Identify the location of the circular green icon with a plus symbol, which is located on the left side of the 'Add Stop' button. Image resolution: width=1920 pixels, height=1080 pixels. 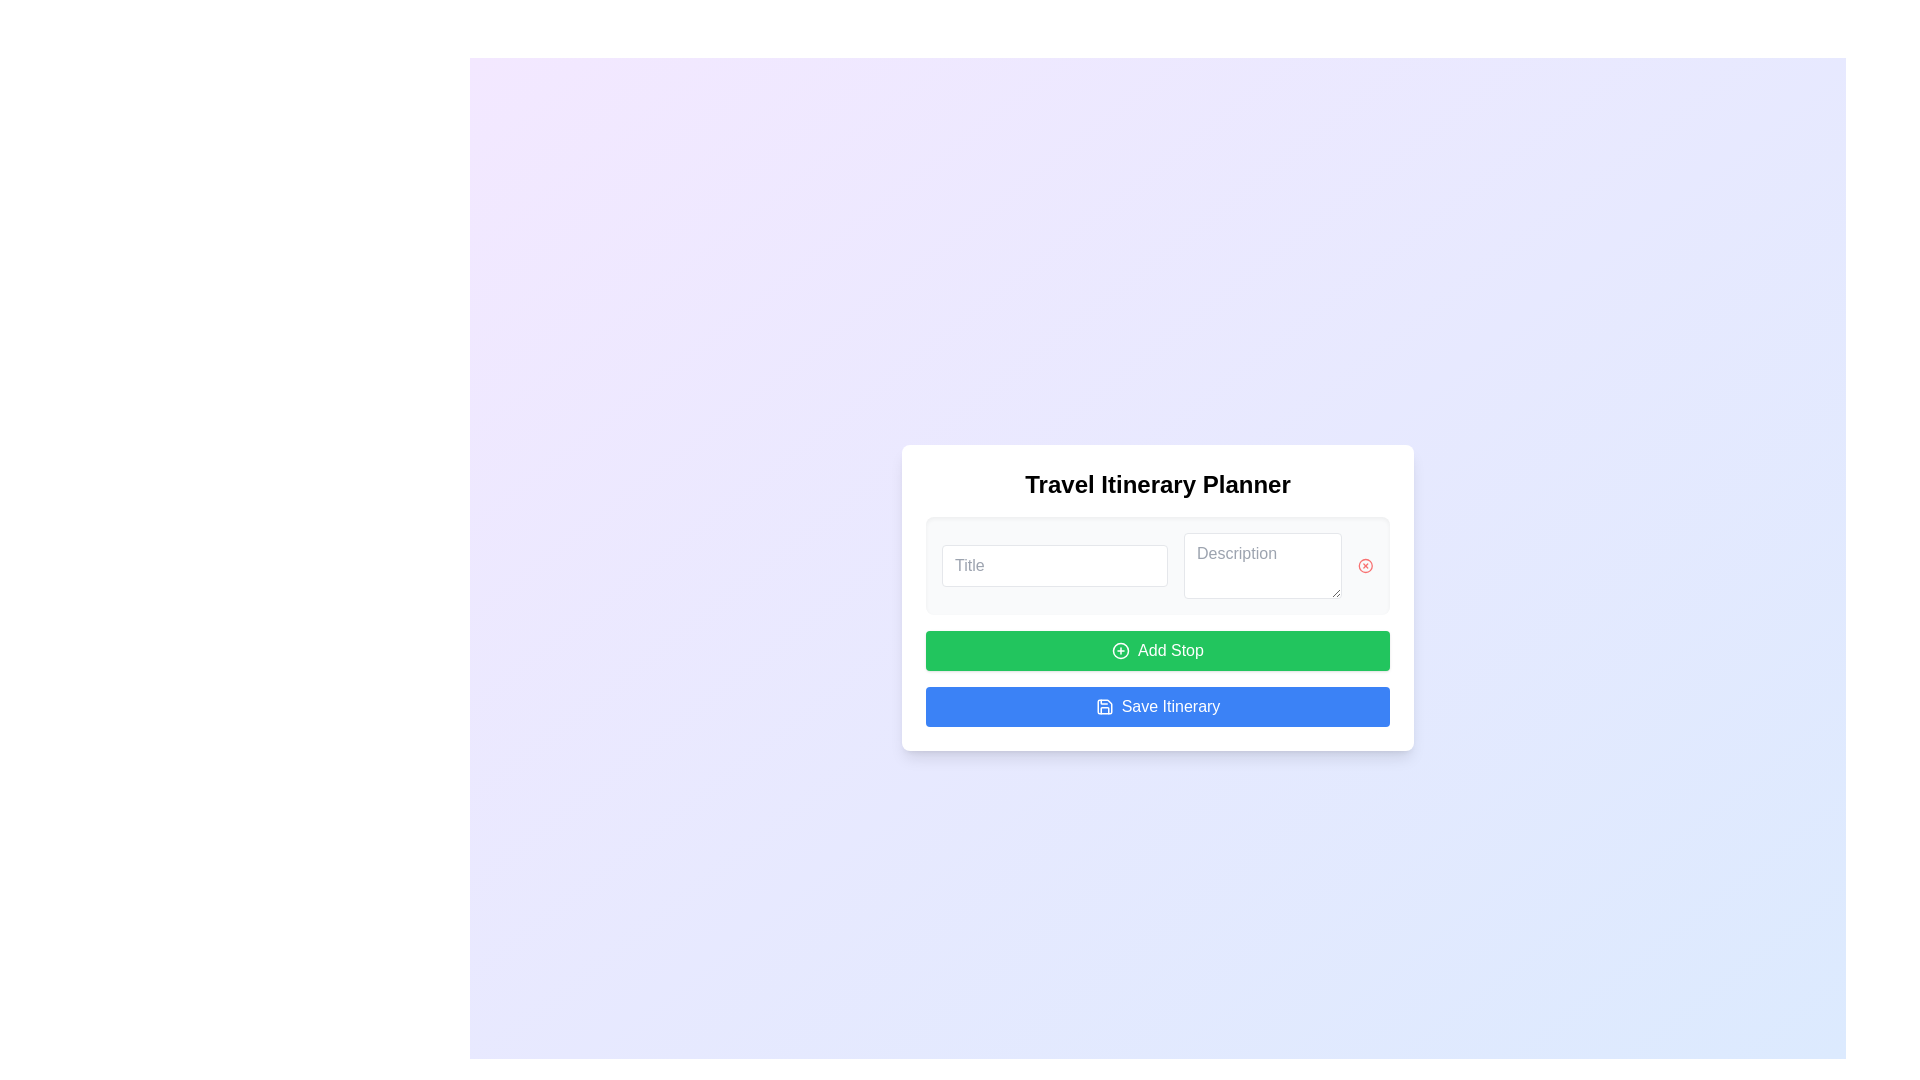
(1121, 651).